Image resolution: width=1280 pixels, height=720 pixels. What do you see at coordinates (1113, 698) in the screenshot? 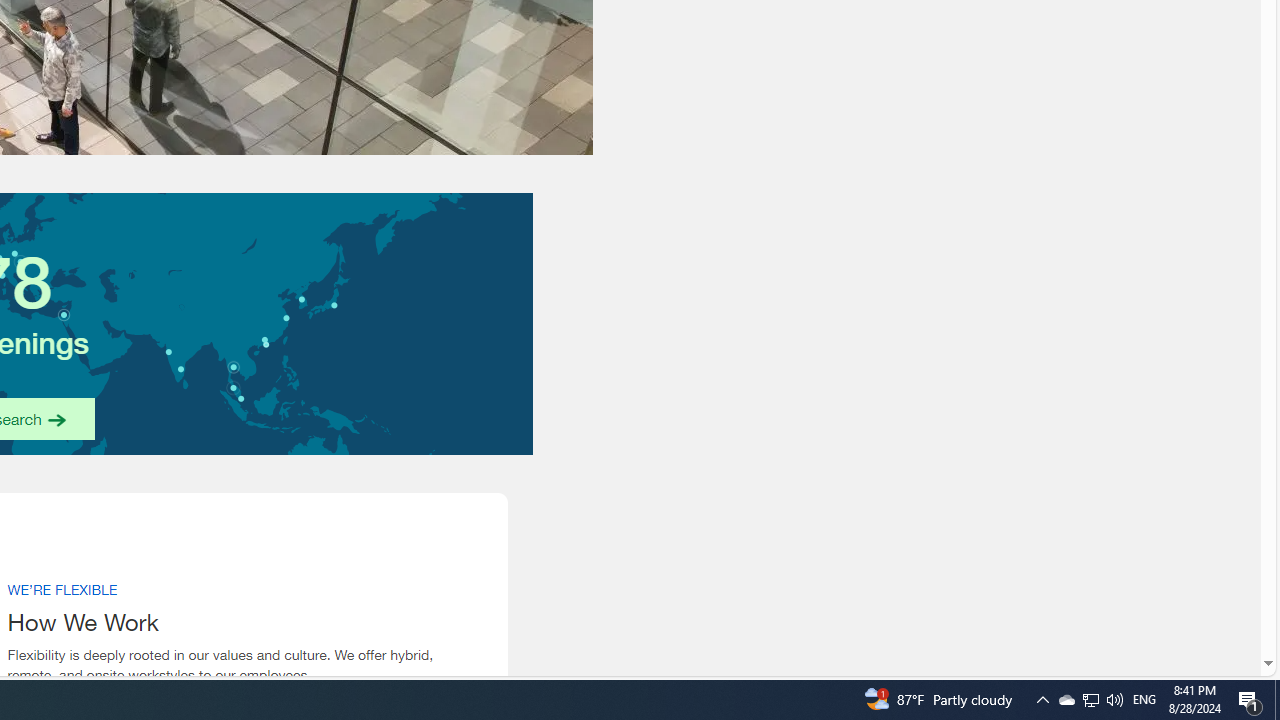
I see `'Q2790: 100%'` at bounding box center [1113, 698].